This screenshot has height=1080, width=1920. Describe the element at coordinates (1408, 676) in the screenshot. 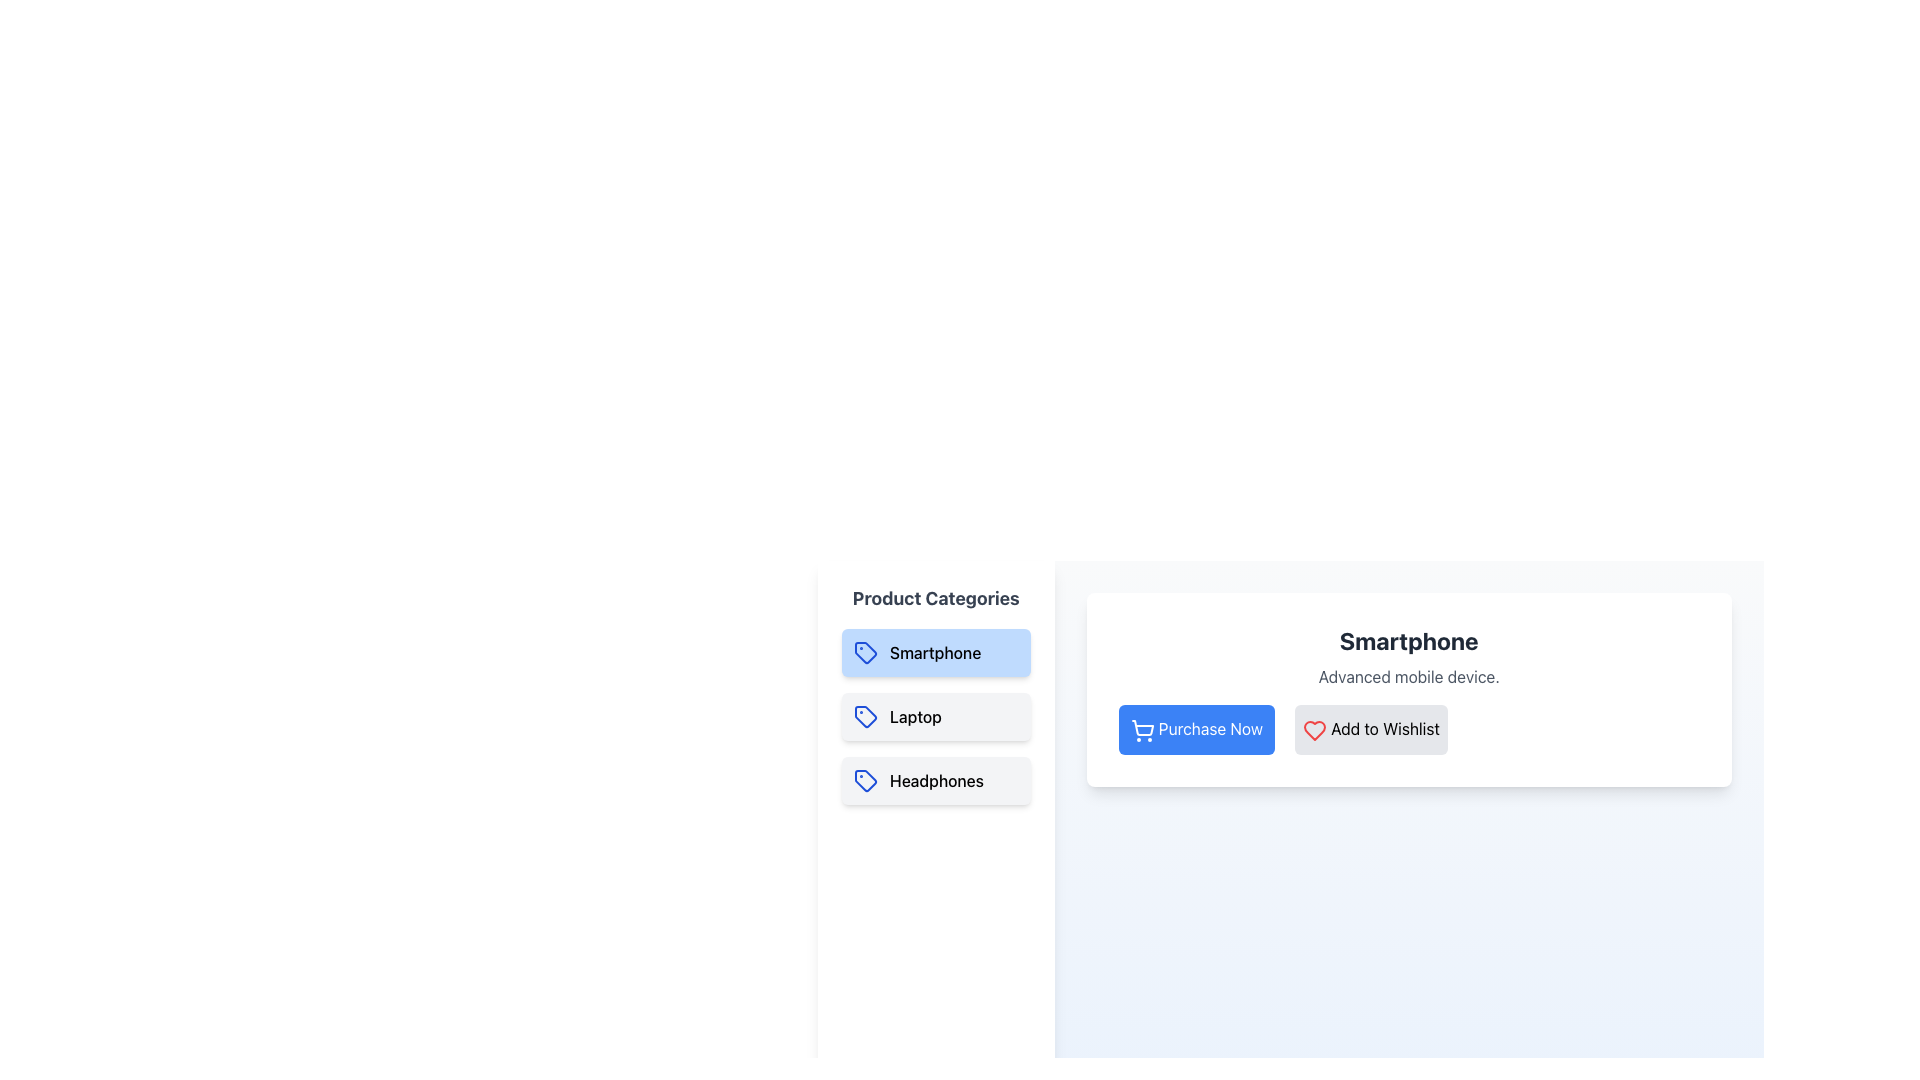

I see `the text label displaying 'Advanced mobile device.' which is located below the title 'Smartphone' and above the buttons 'Purchase Now' and 'Add to Wishlist'` at that location.